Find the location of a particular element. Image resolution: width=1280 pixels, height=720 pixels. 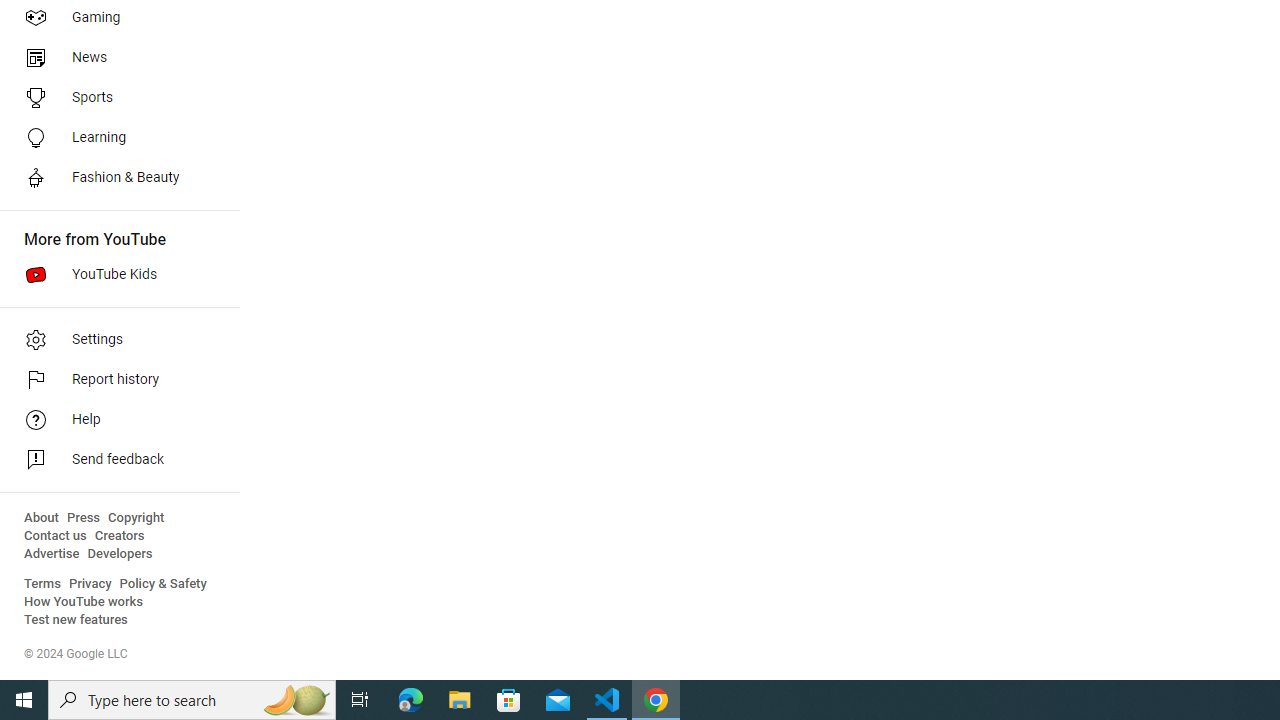

'Terms' is located at coordinates (42, 584).